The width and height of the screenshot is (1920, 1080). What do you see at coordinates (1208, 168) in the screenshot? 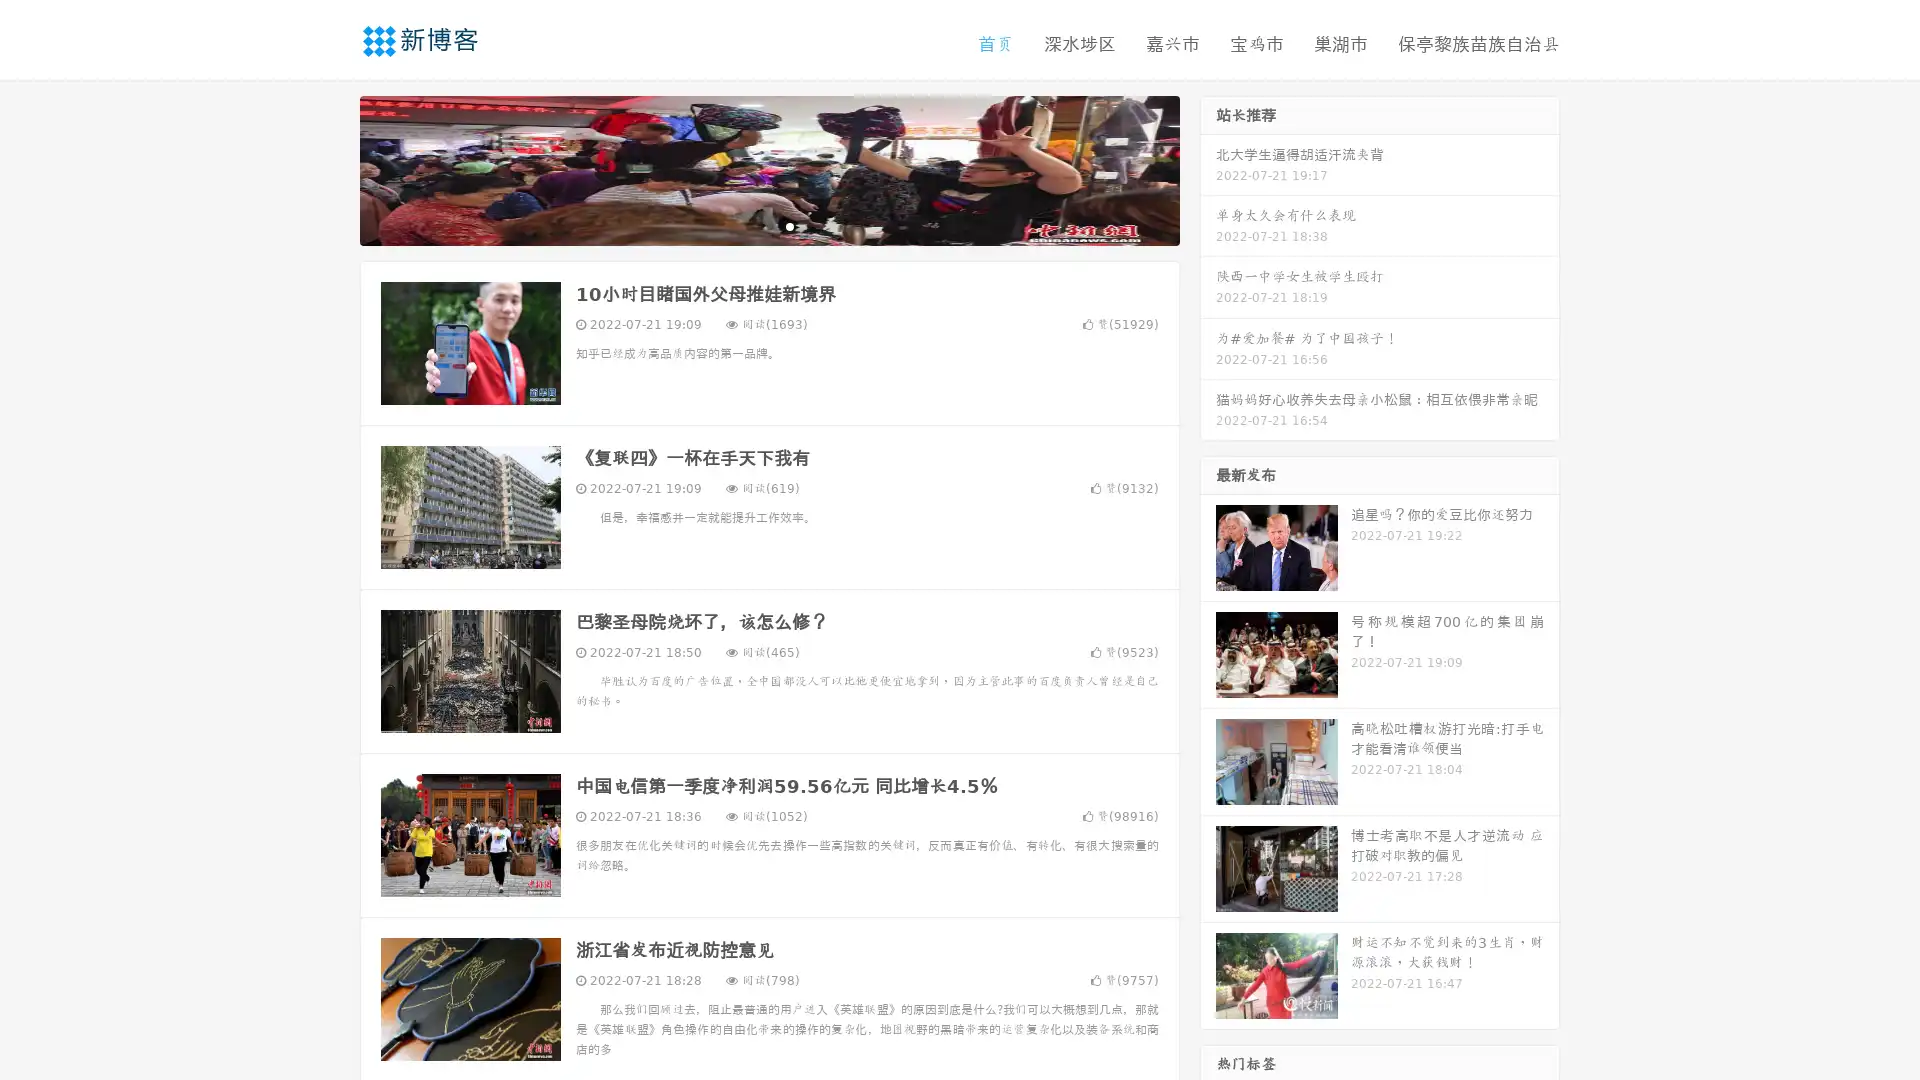
I see `Next slide` at bounding box center [1208, 168].